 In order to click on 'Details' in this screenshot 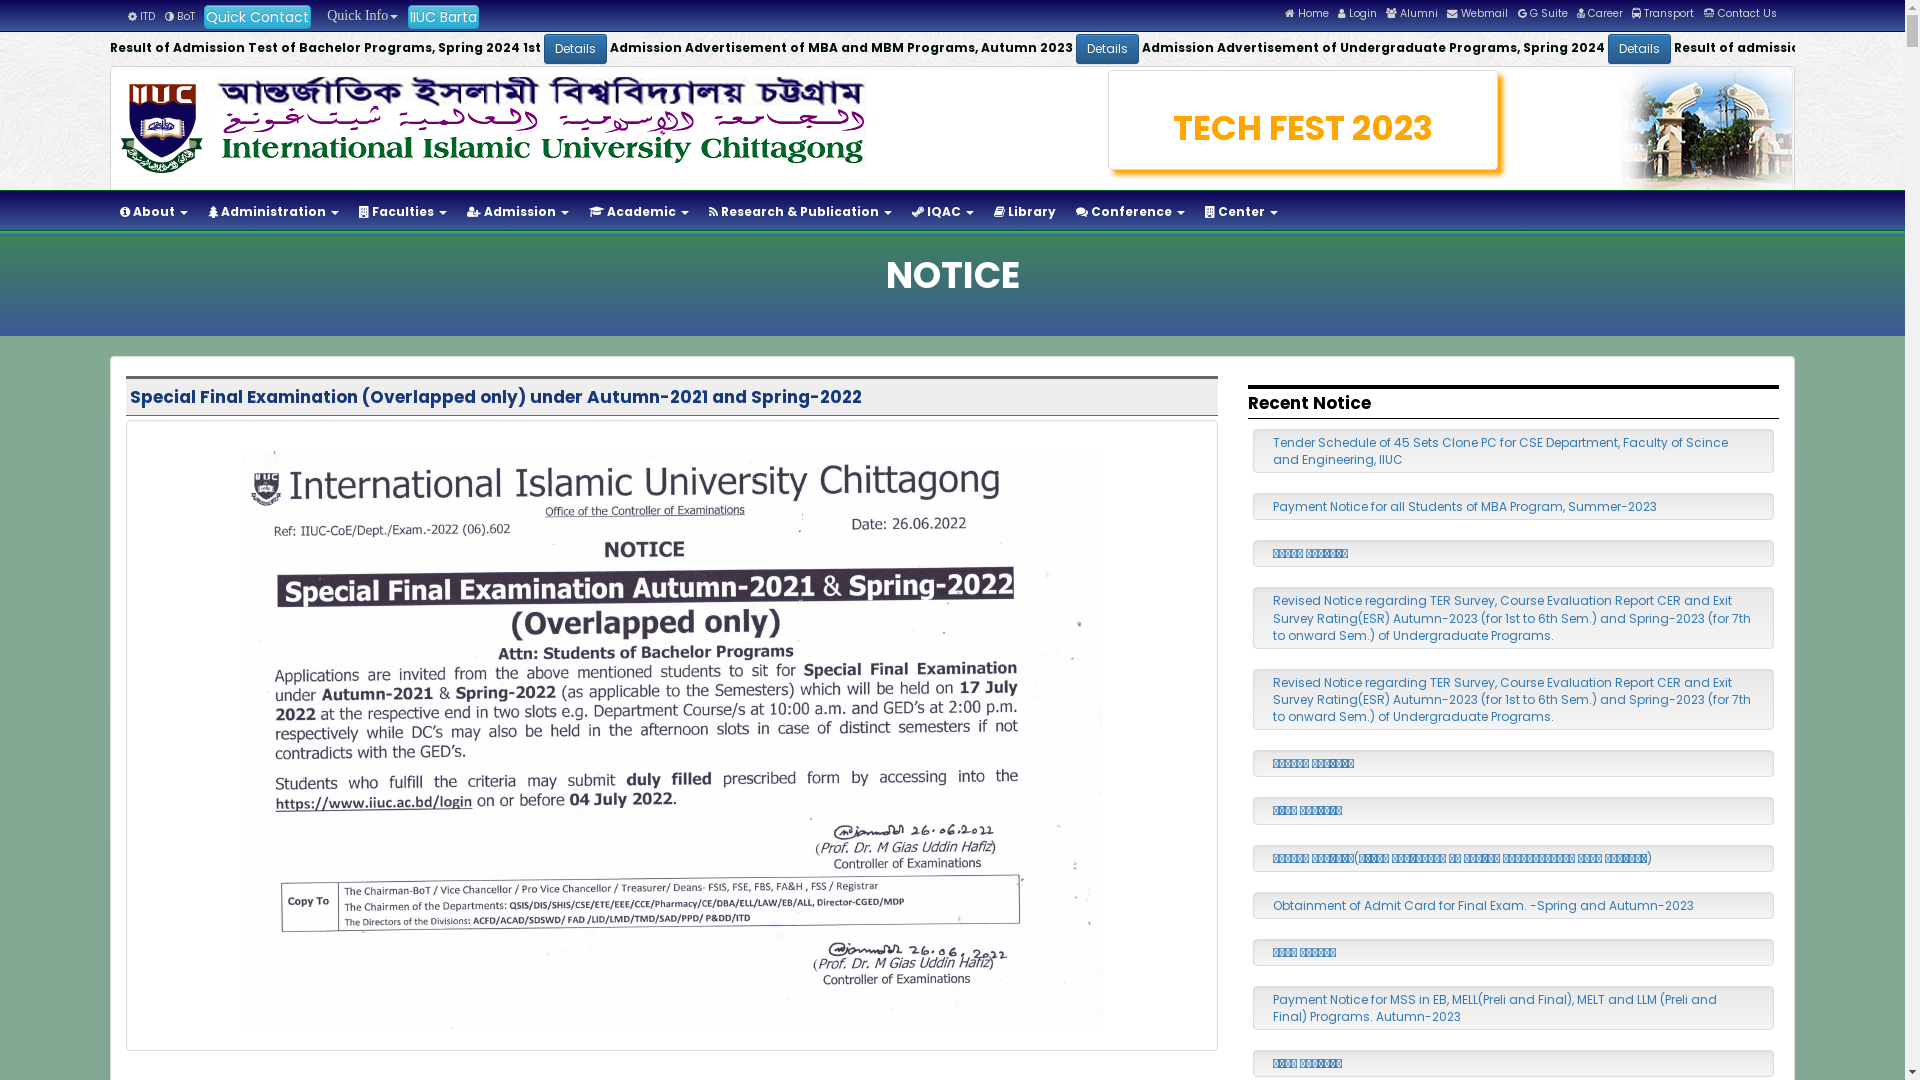, I will do `click(1453, 48)`.